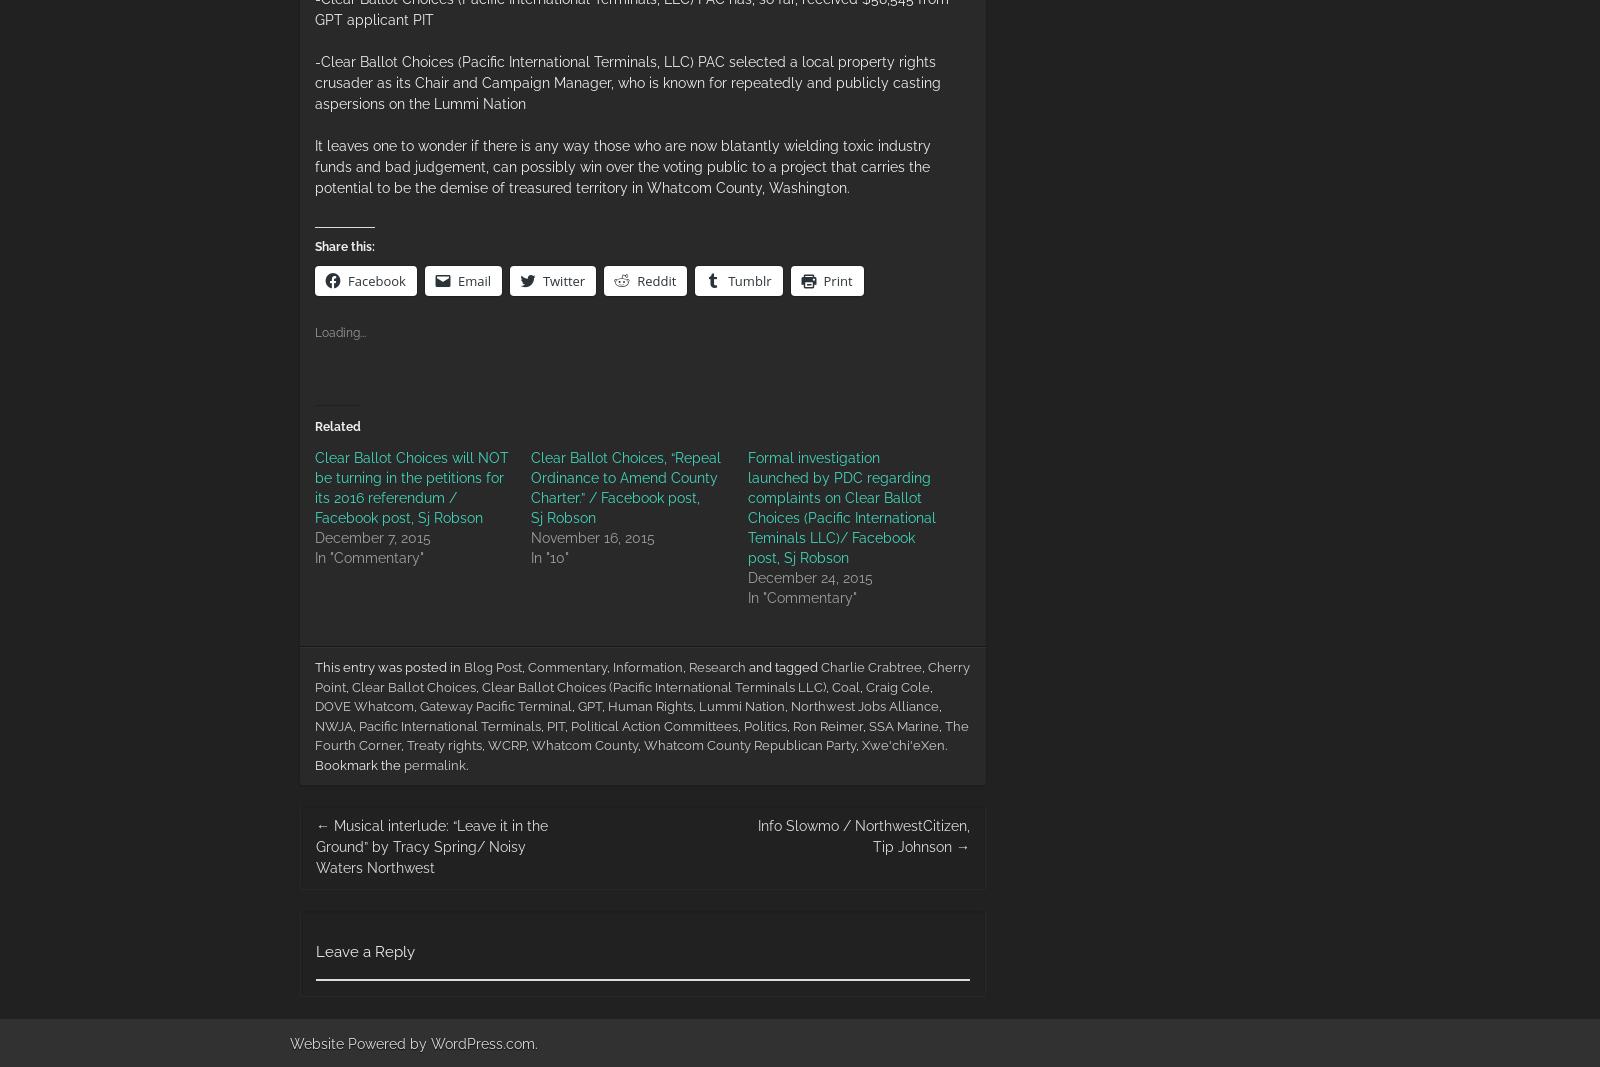 The height and width of the screenshot is (1067, 1600). Describe the element at coordinates (654, 724) in the screenshot. I see `'Political Action Committees'` at that location.